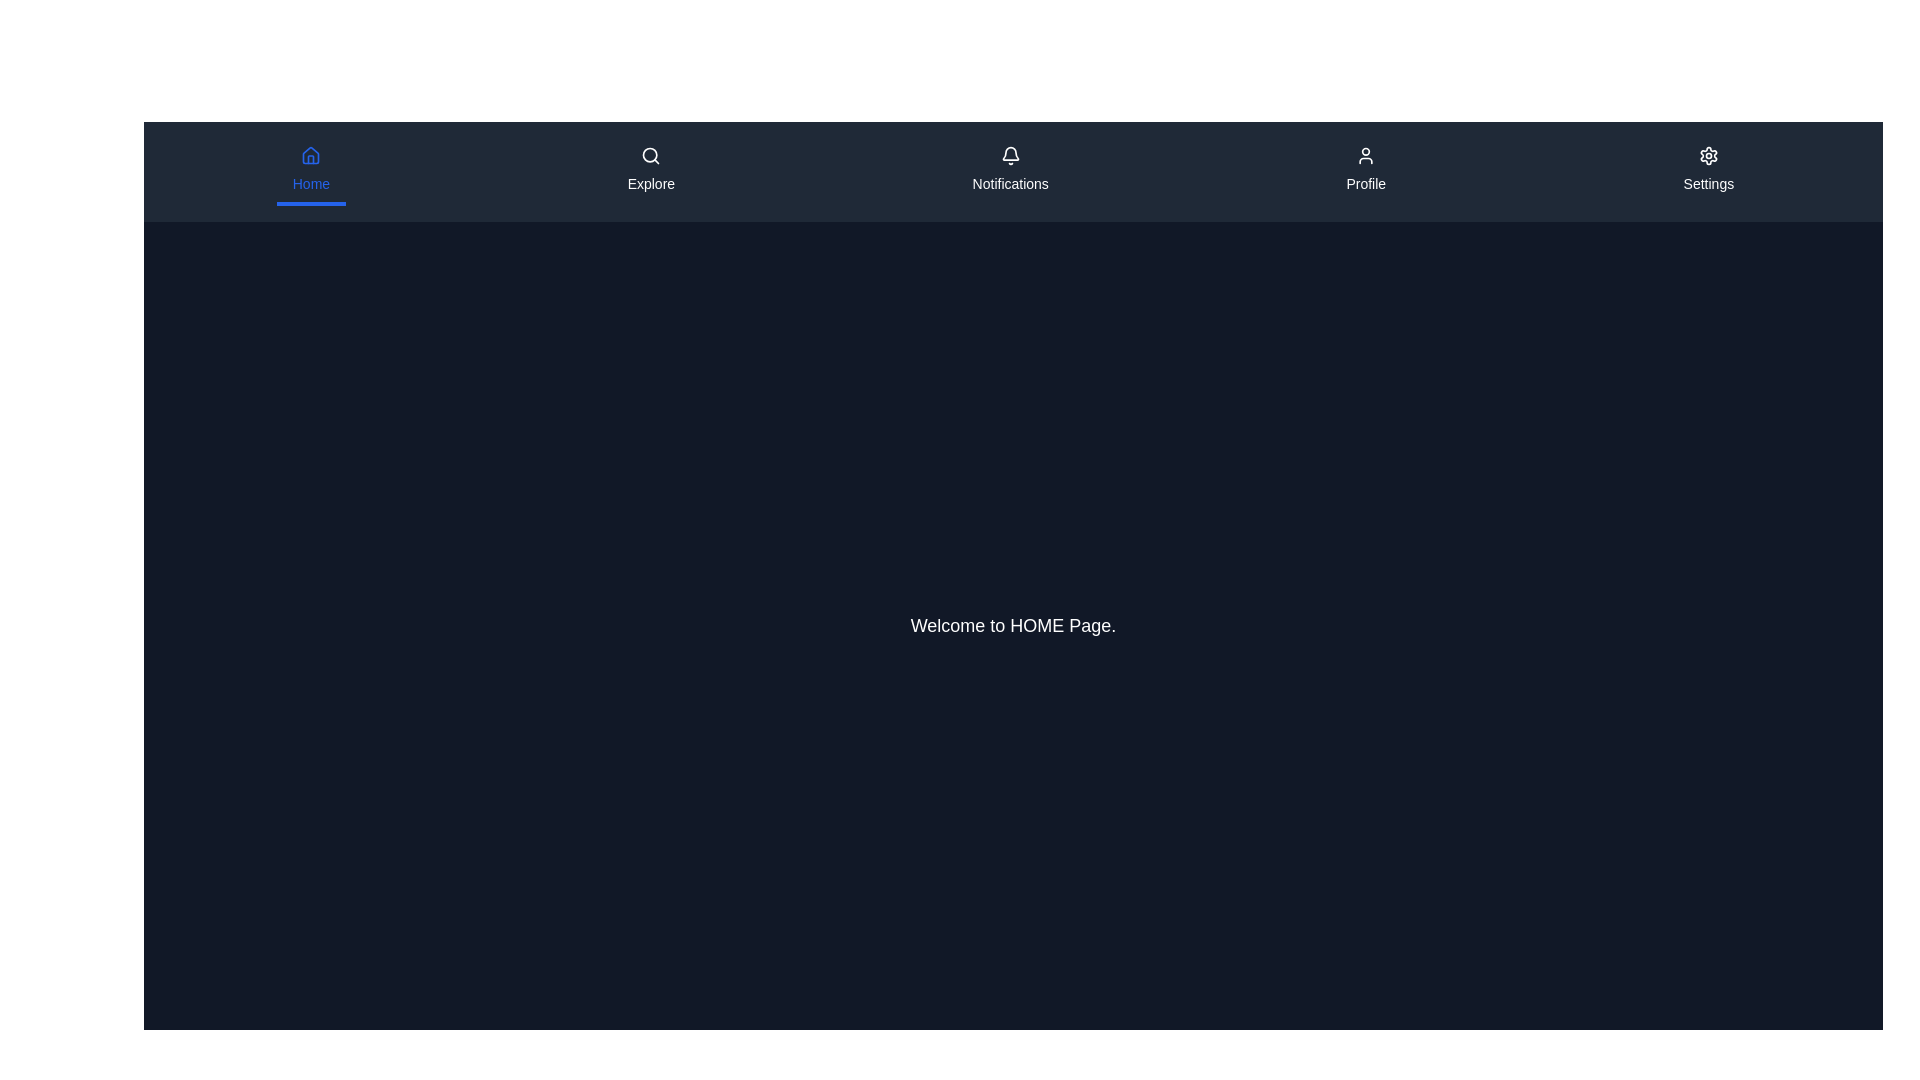 Image resolution: width=1920 pixels, height=1080 pixels. Describe the element at coordinates (651, 184) in the screenshot. I see `the 'Explore' text label located beneath the search icon in the top navigation bar` at that location.